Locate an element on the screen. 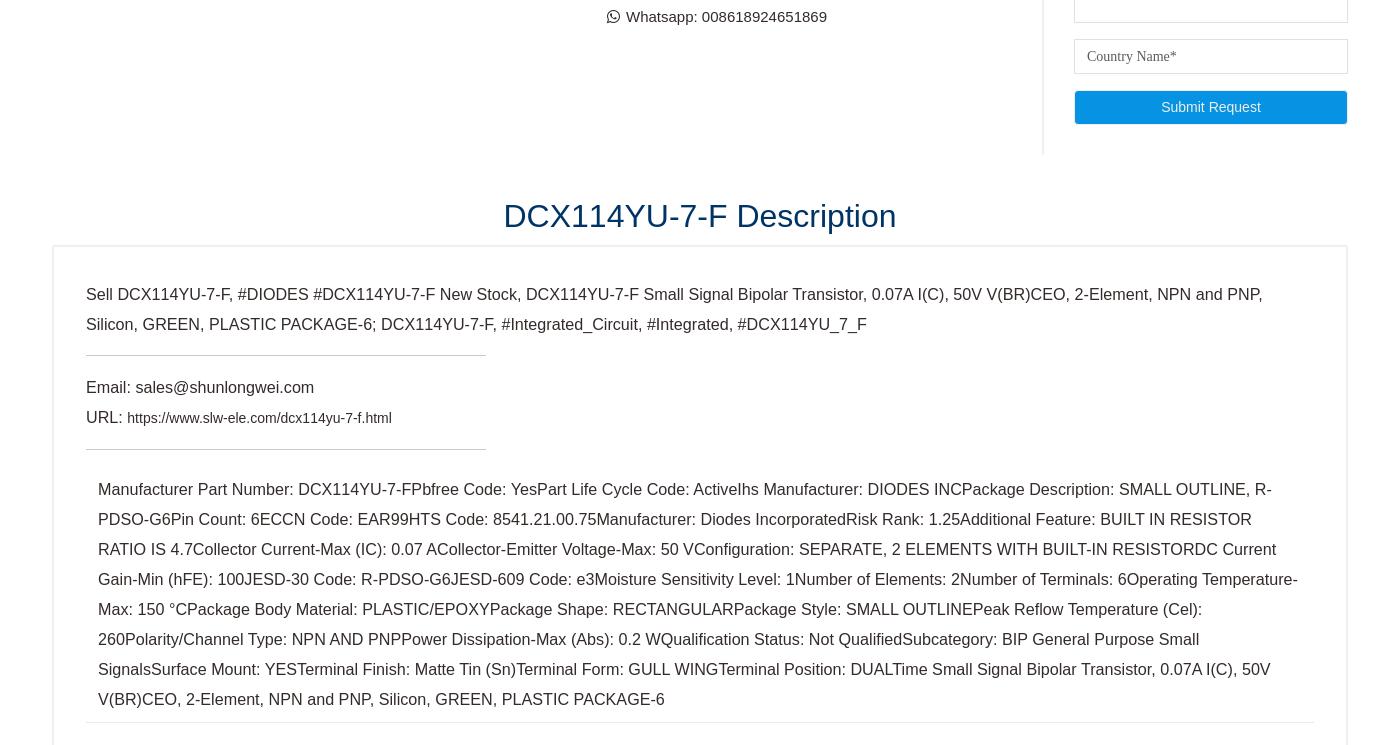 Image resolution: width=1400 pixels, height=745 pixels. 'IGBT Modules' is located at coordinates (759, 76).